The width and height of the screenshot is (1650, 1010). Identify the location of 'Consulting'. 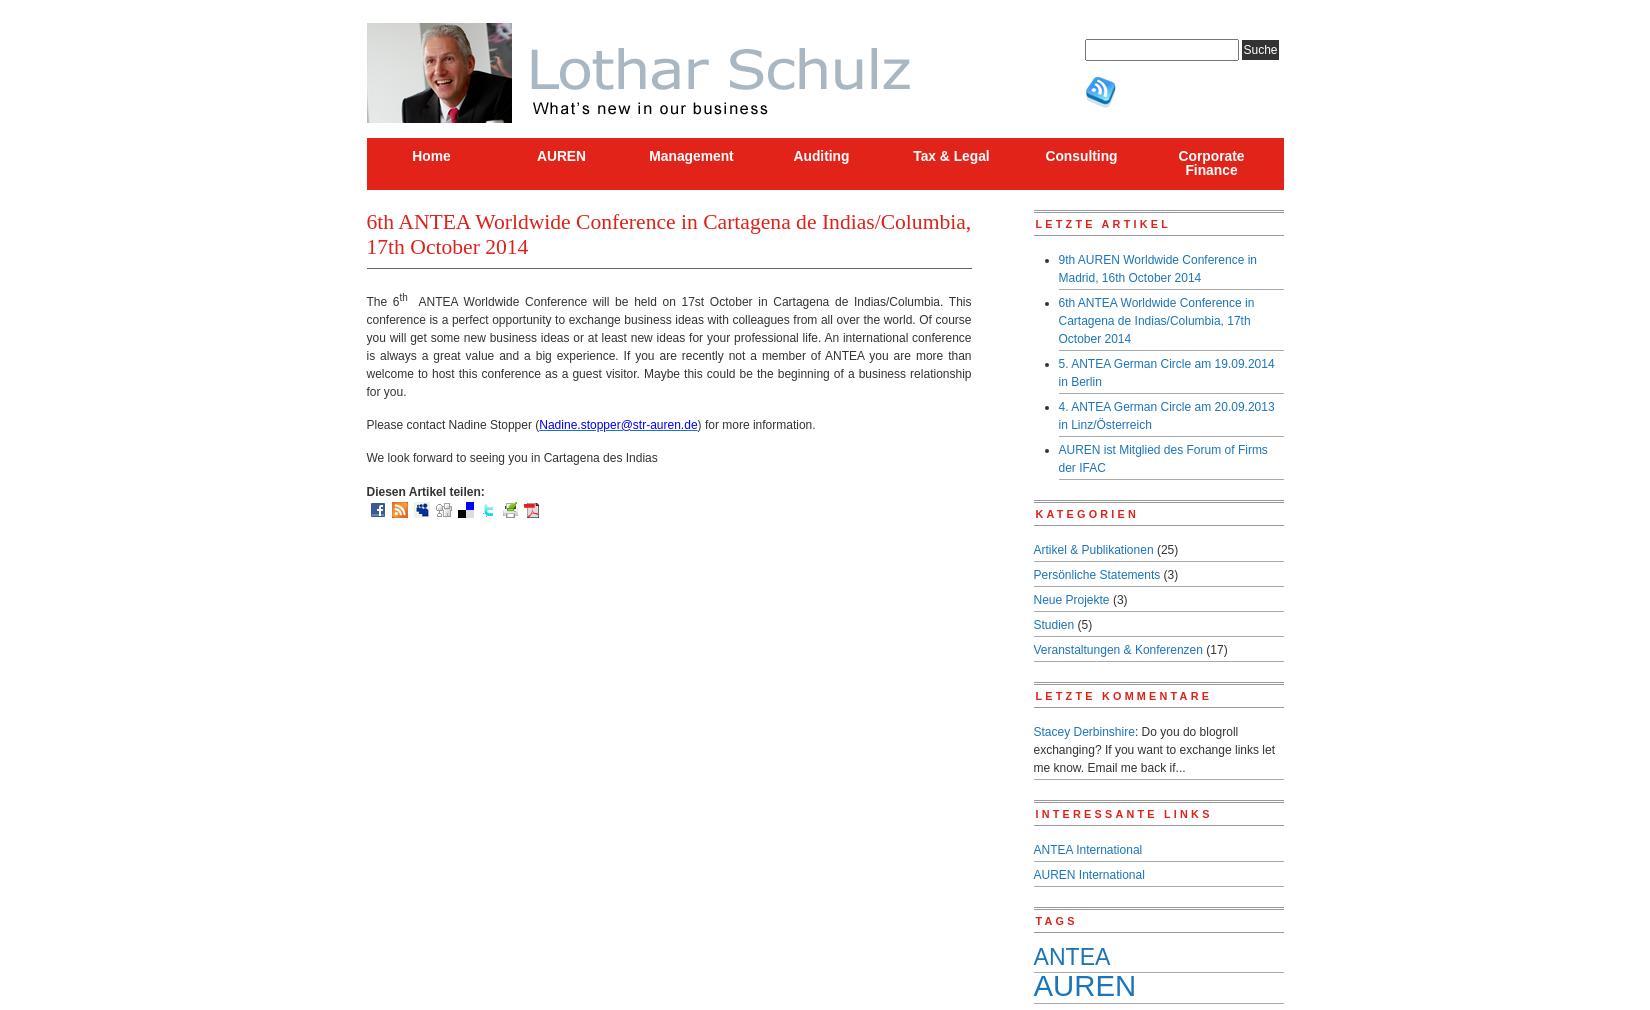
(1044, 155).